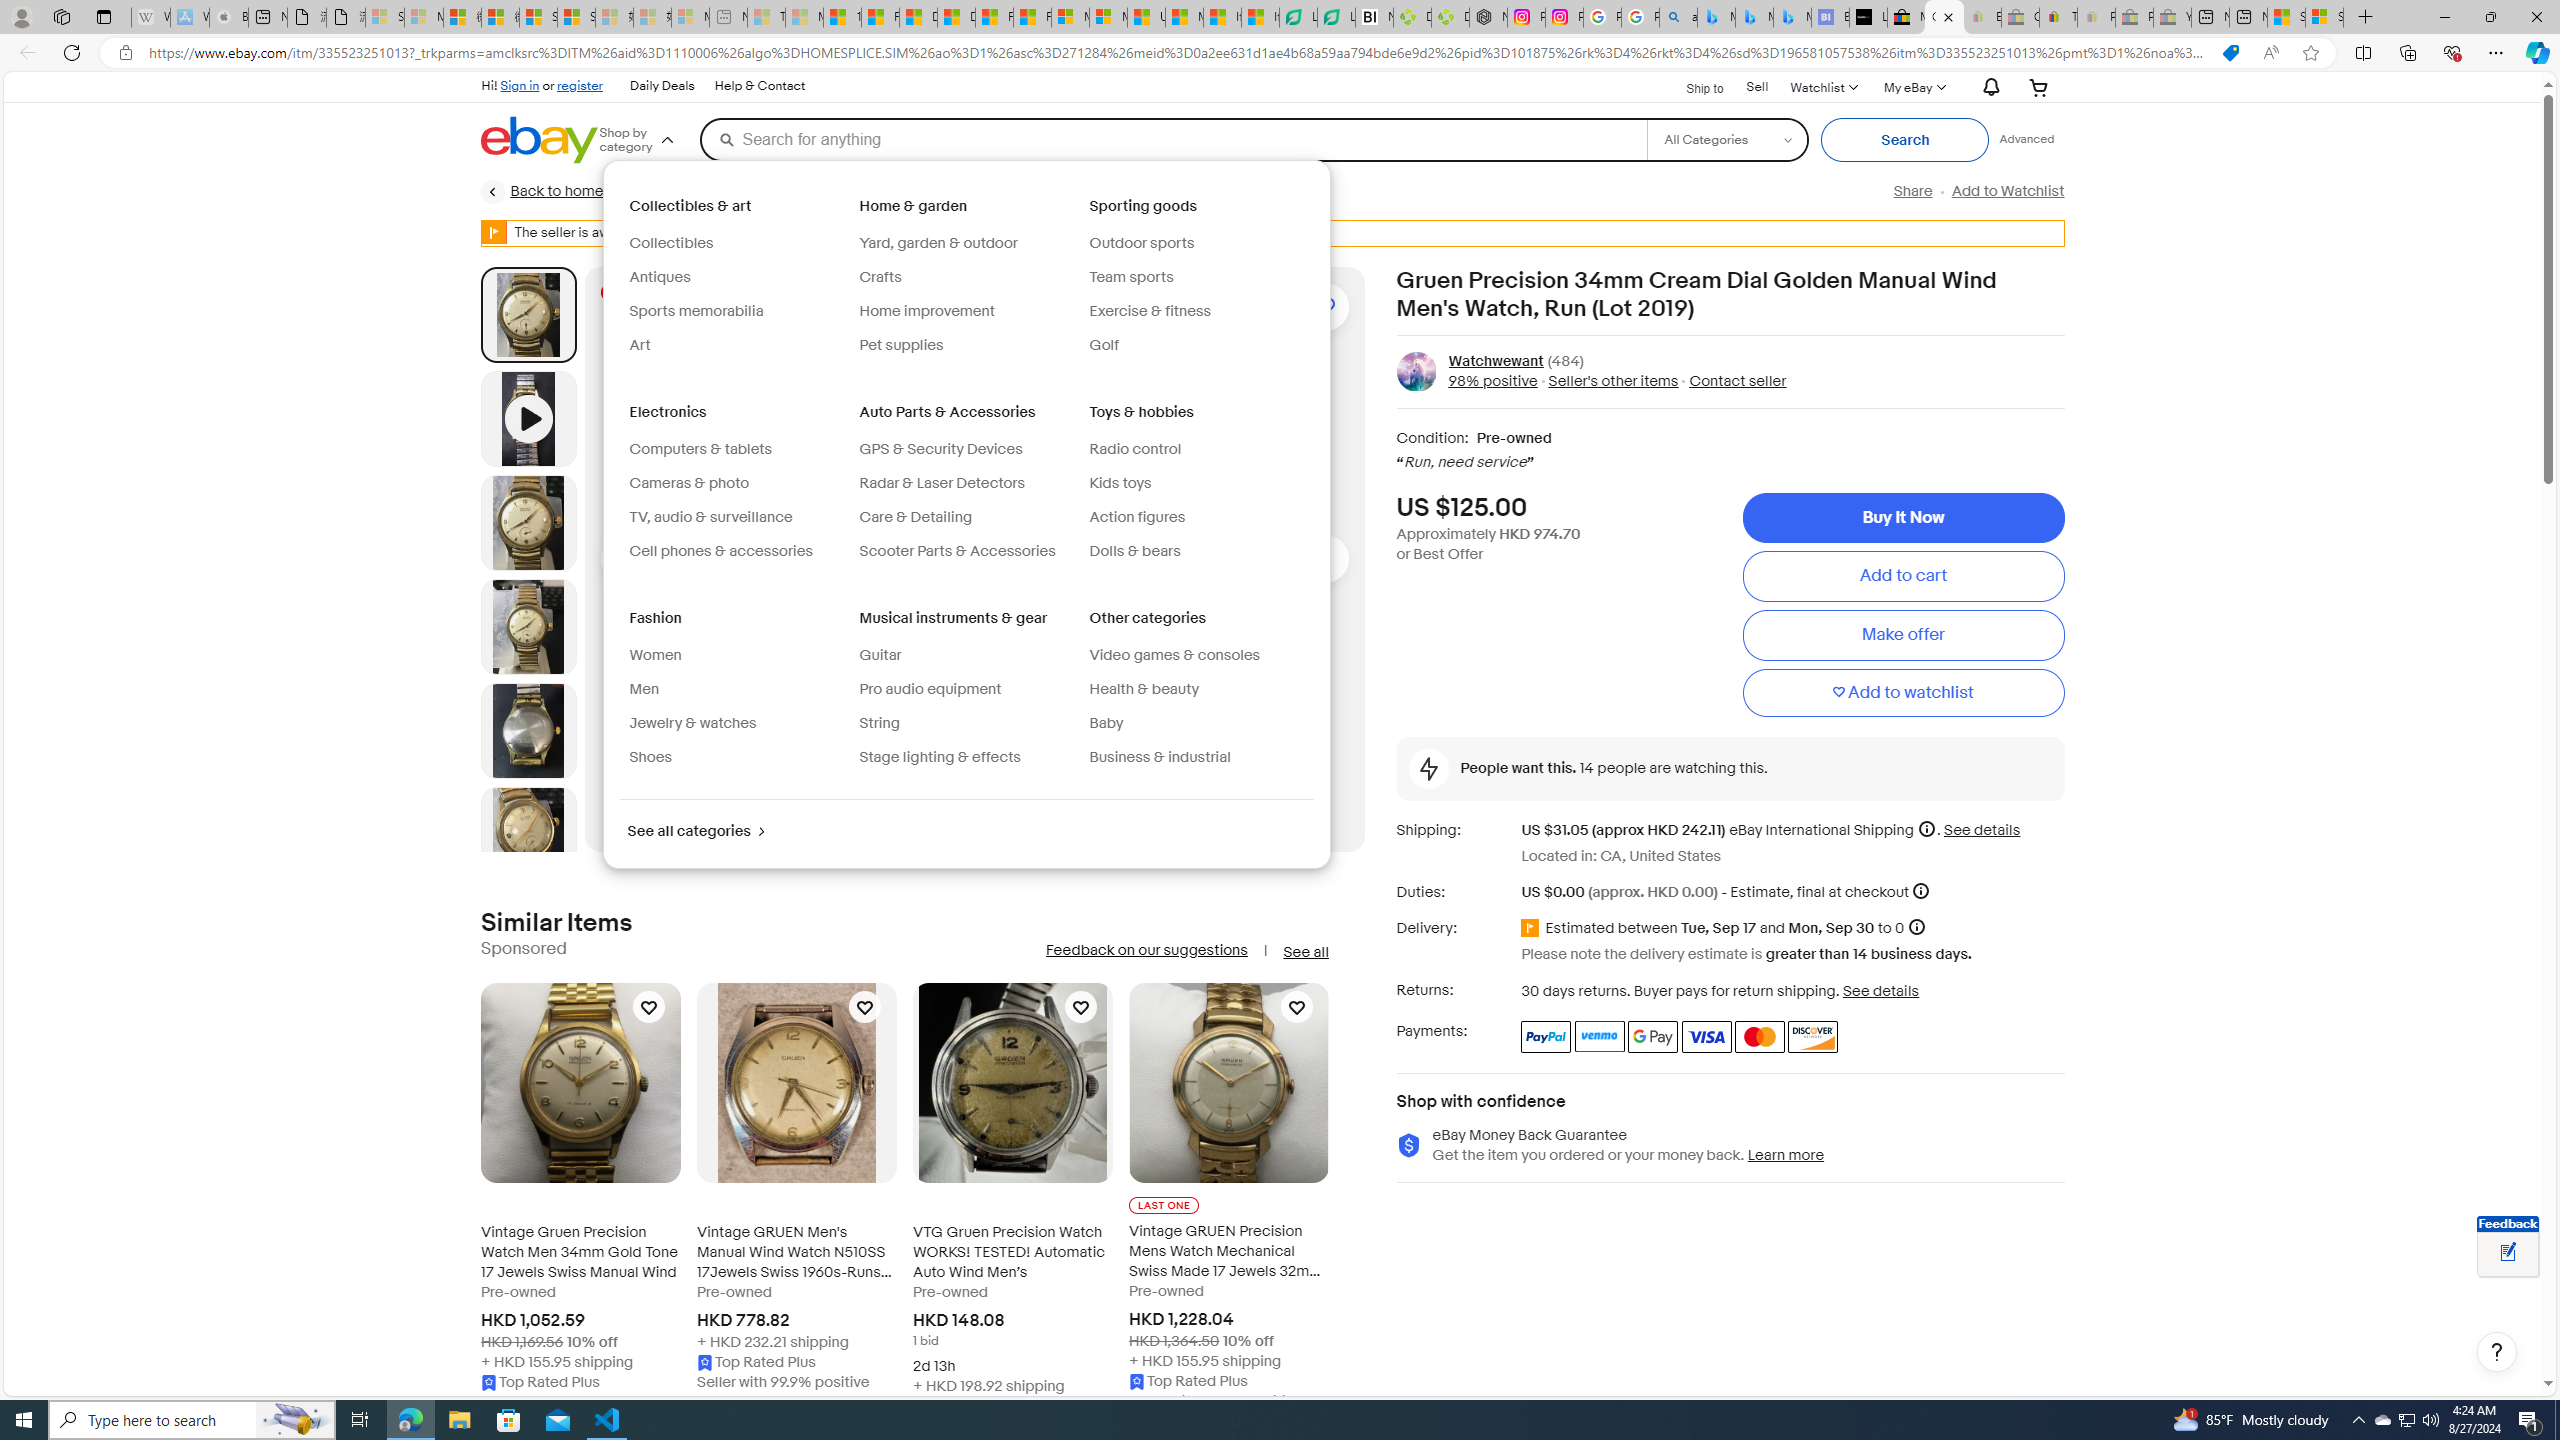 This screenshot has width=2560, height=1440. I want to click on 'Payments Terms of Use | eBay.com - Sleeping', so click(2095, 16).